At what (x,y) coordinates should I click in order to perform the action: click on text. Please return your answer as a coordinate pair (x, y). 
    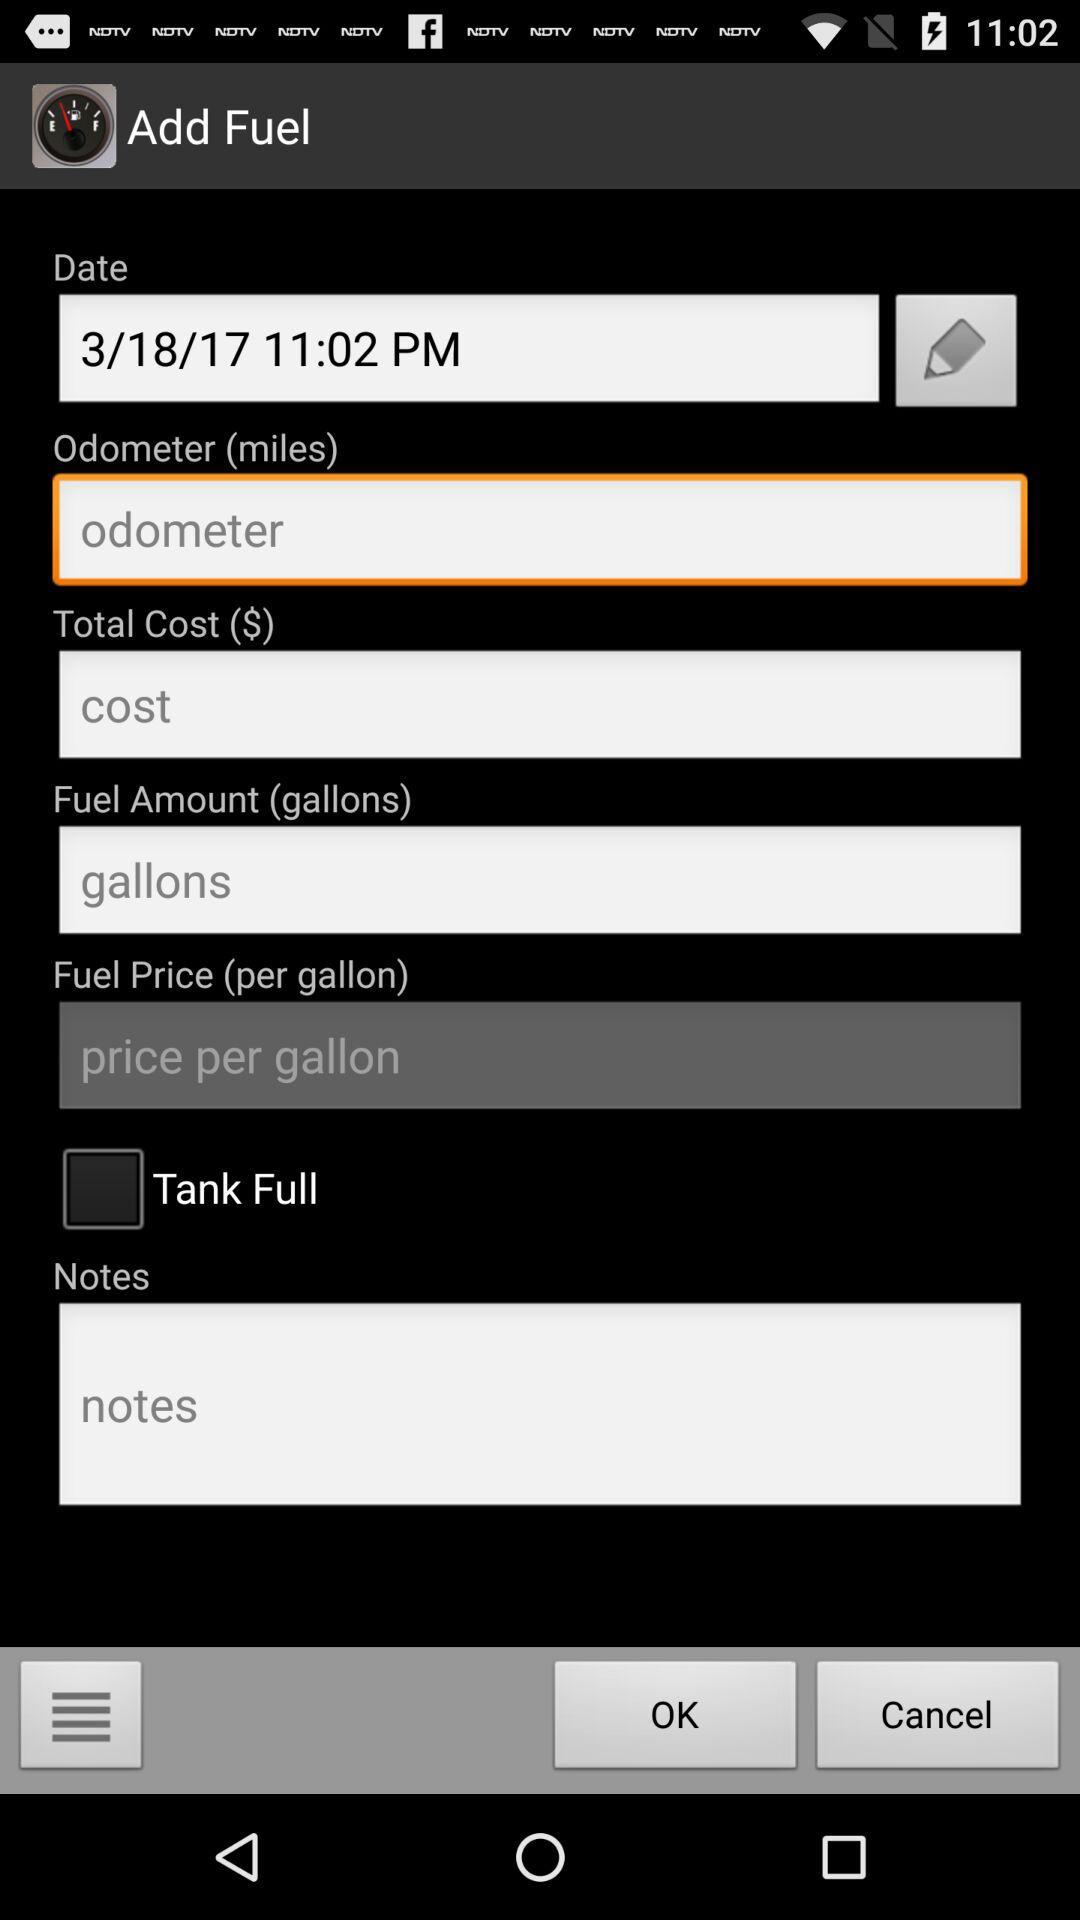
    Looking at the image, I should click on (540, 534).